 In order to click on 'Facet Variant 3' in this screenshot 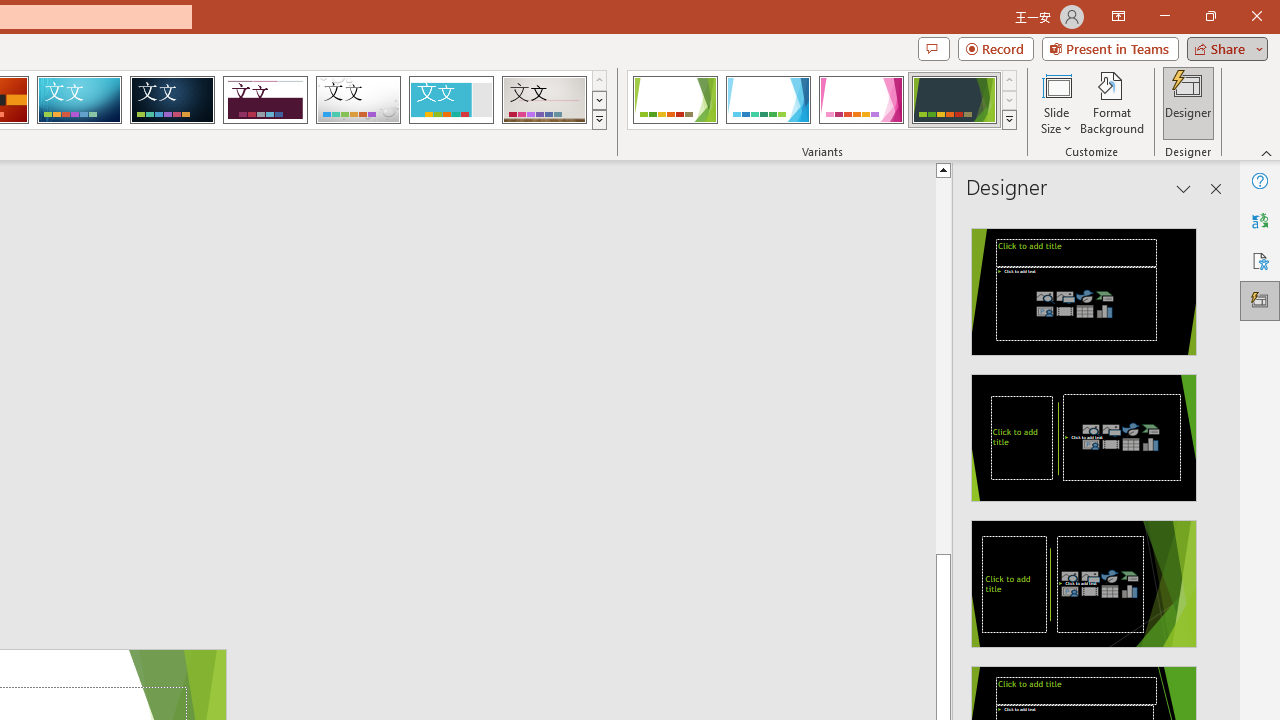, I will do `click(861, 100)`.